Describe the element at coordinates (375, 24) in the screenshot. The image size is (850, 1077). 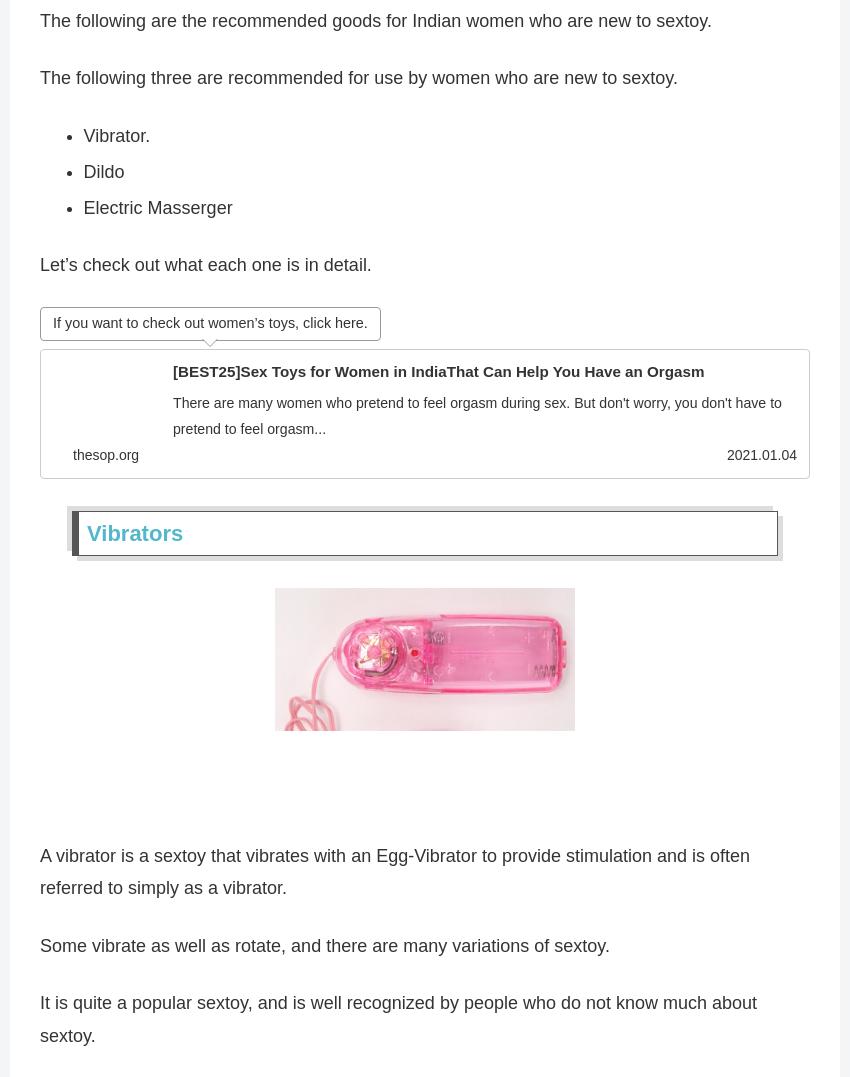
I see `'The following are the recommended goods for Indian women who are new to sextoy.'` at that location.